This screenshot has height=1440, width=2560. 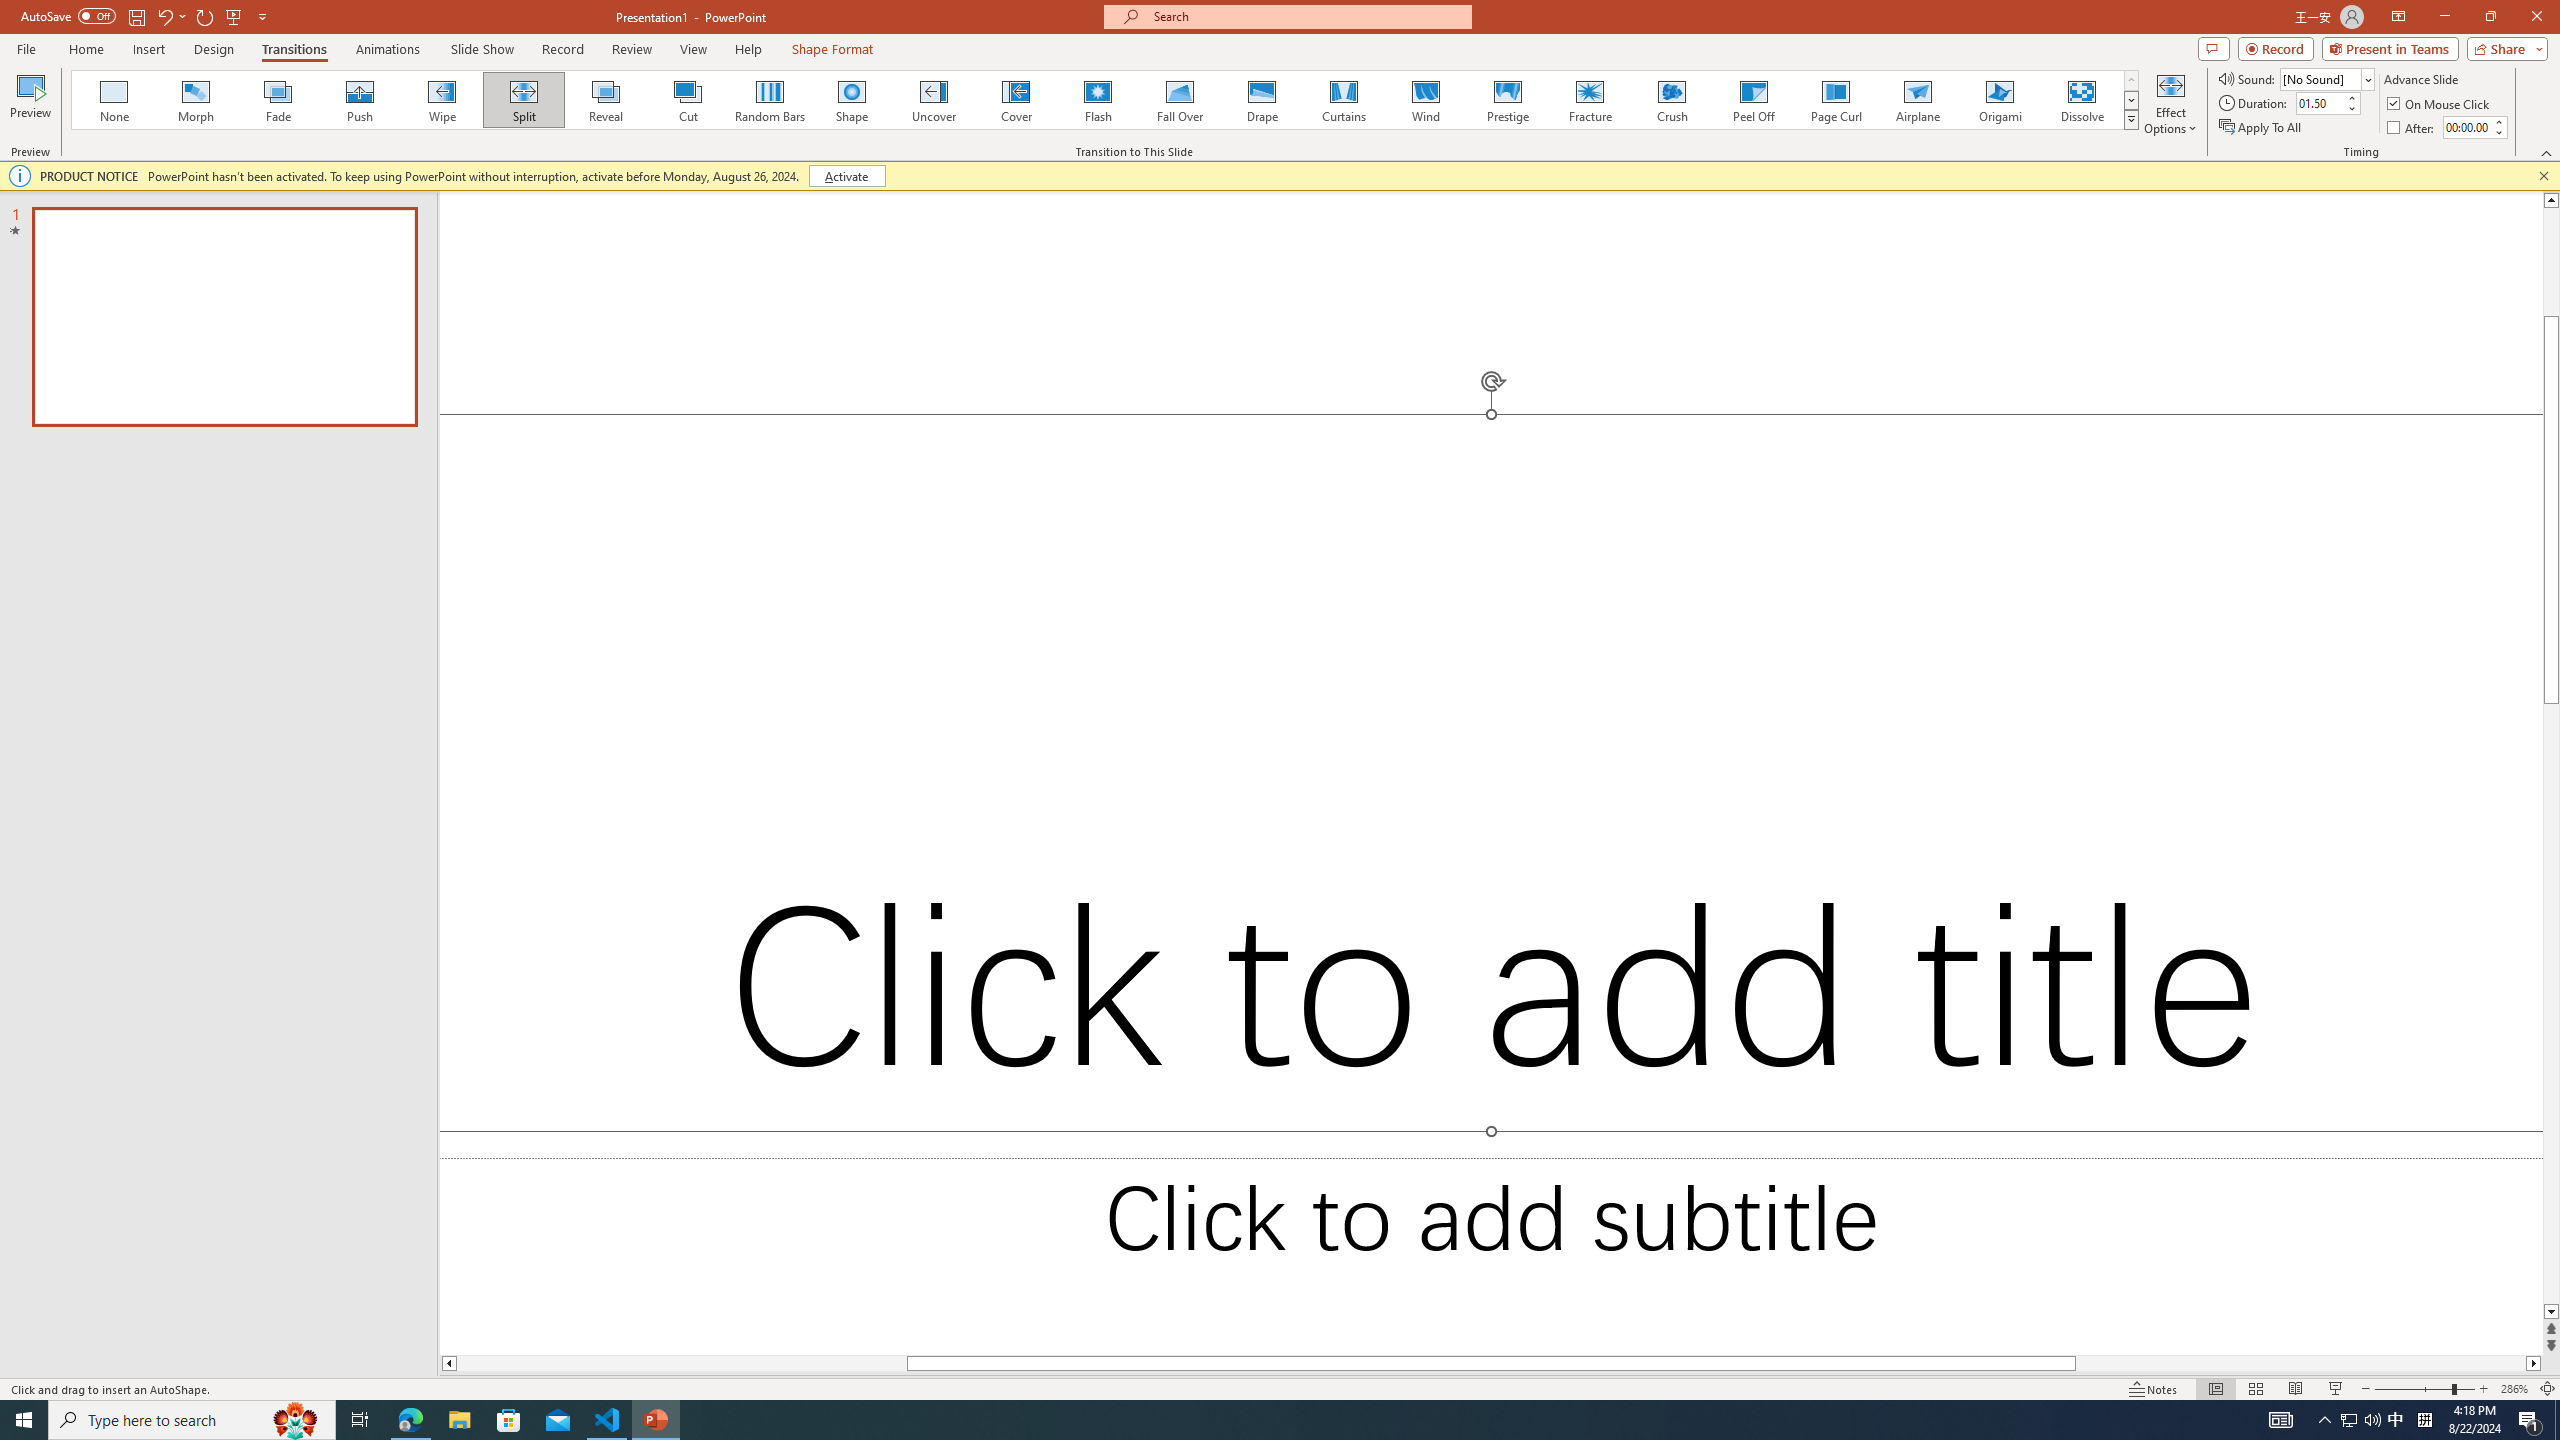 What do you see at coordinates (770, 99) in the screenshot?
I see `'Random Bars'` at bounding box center [770, 99].